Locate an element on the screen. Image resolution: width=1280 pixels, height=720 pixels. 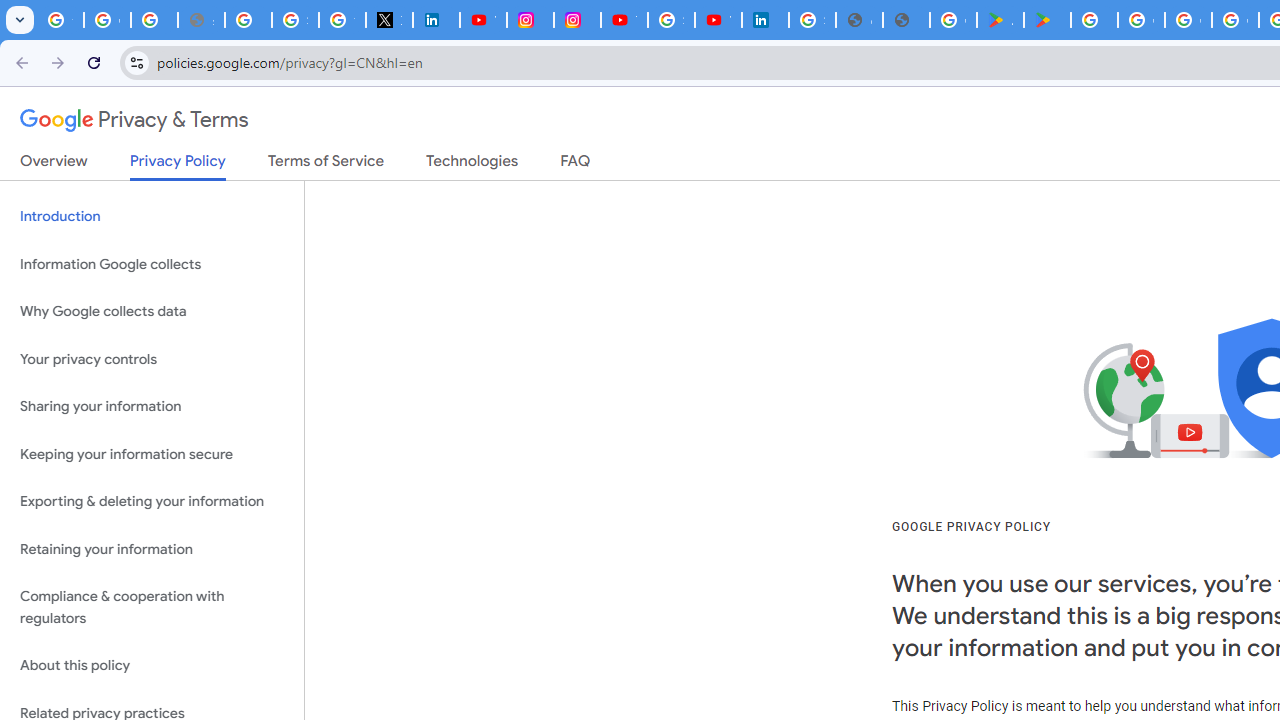
'Retaining your information' is located at coordinates (151, 549).